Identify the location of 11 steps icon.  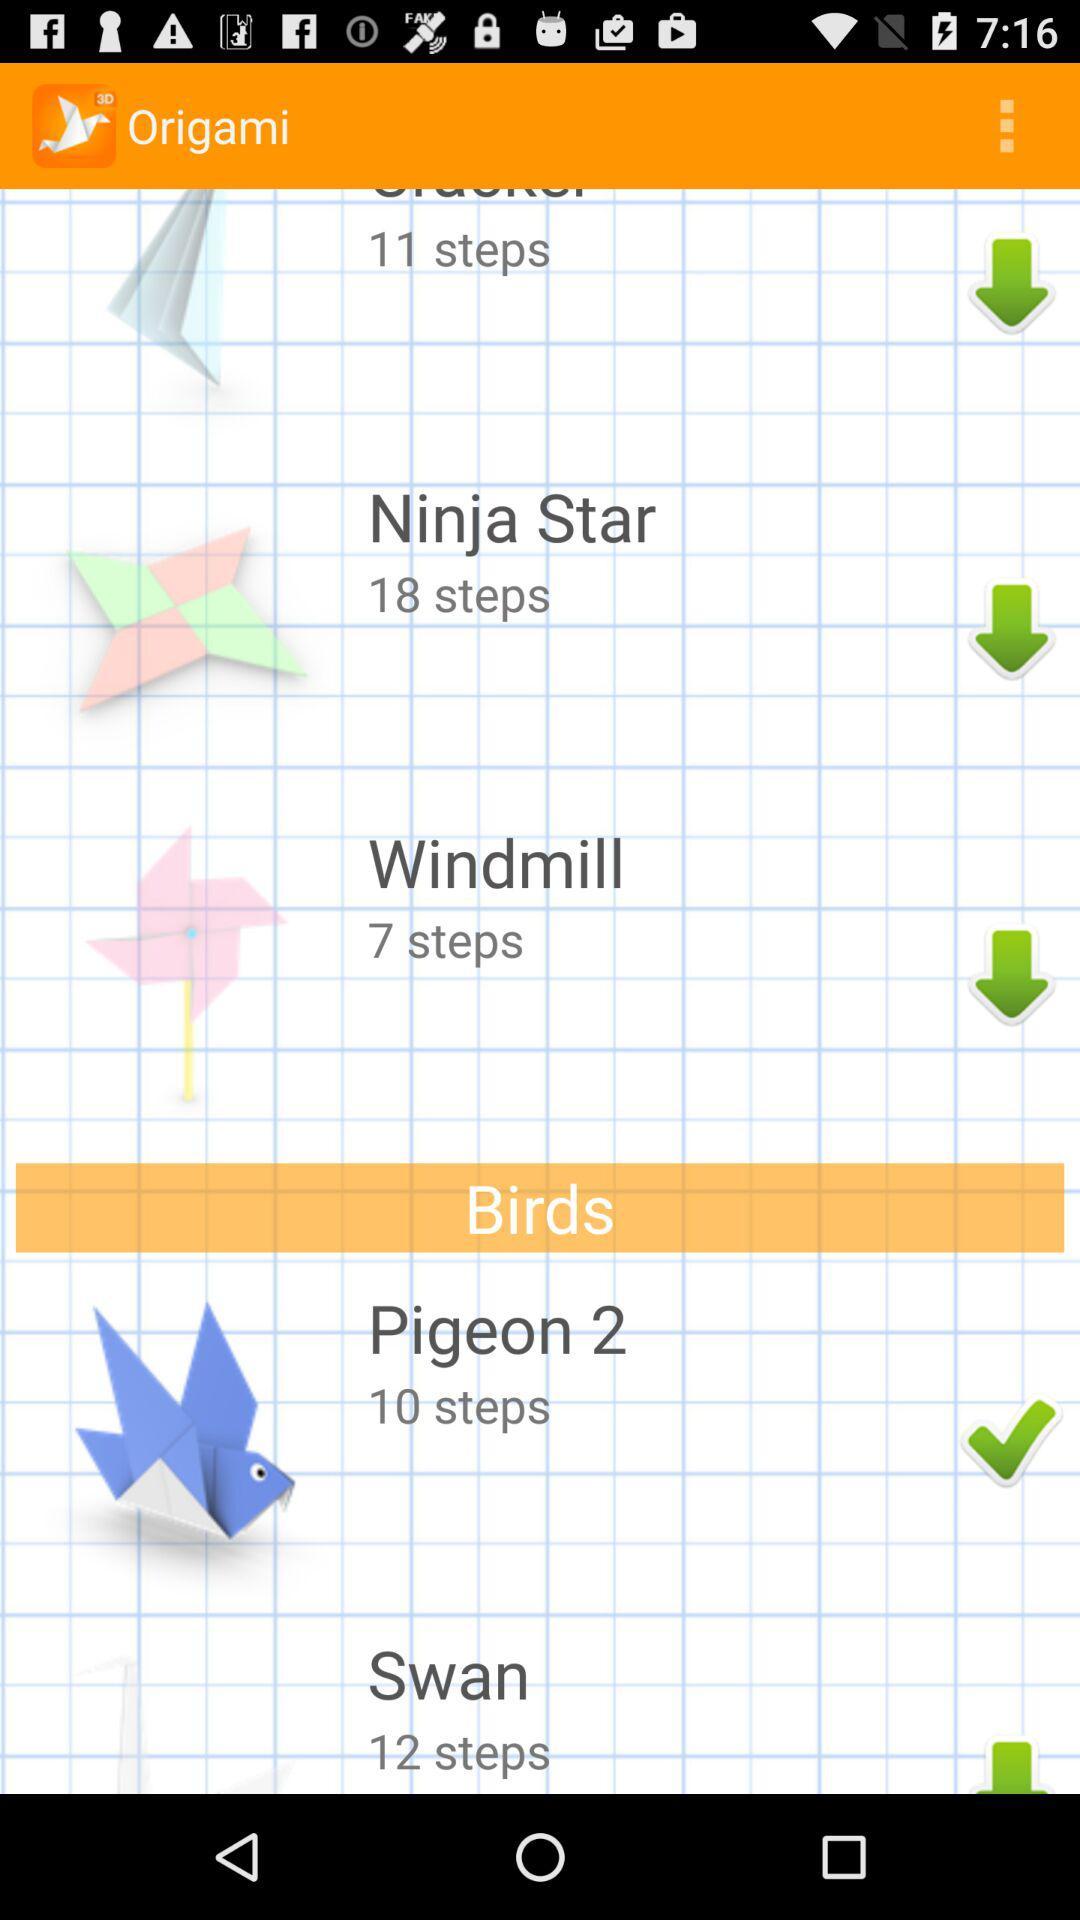
(658, 246).